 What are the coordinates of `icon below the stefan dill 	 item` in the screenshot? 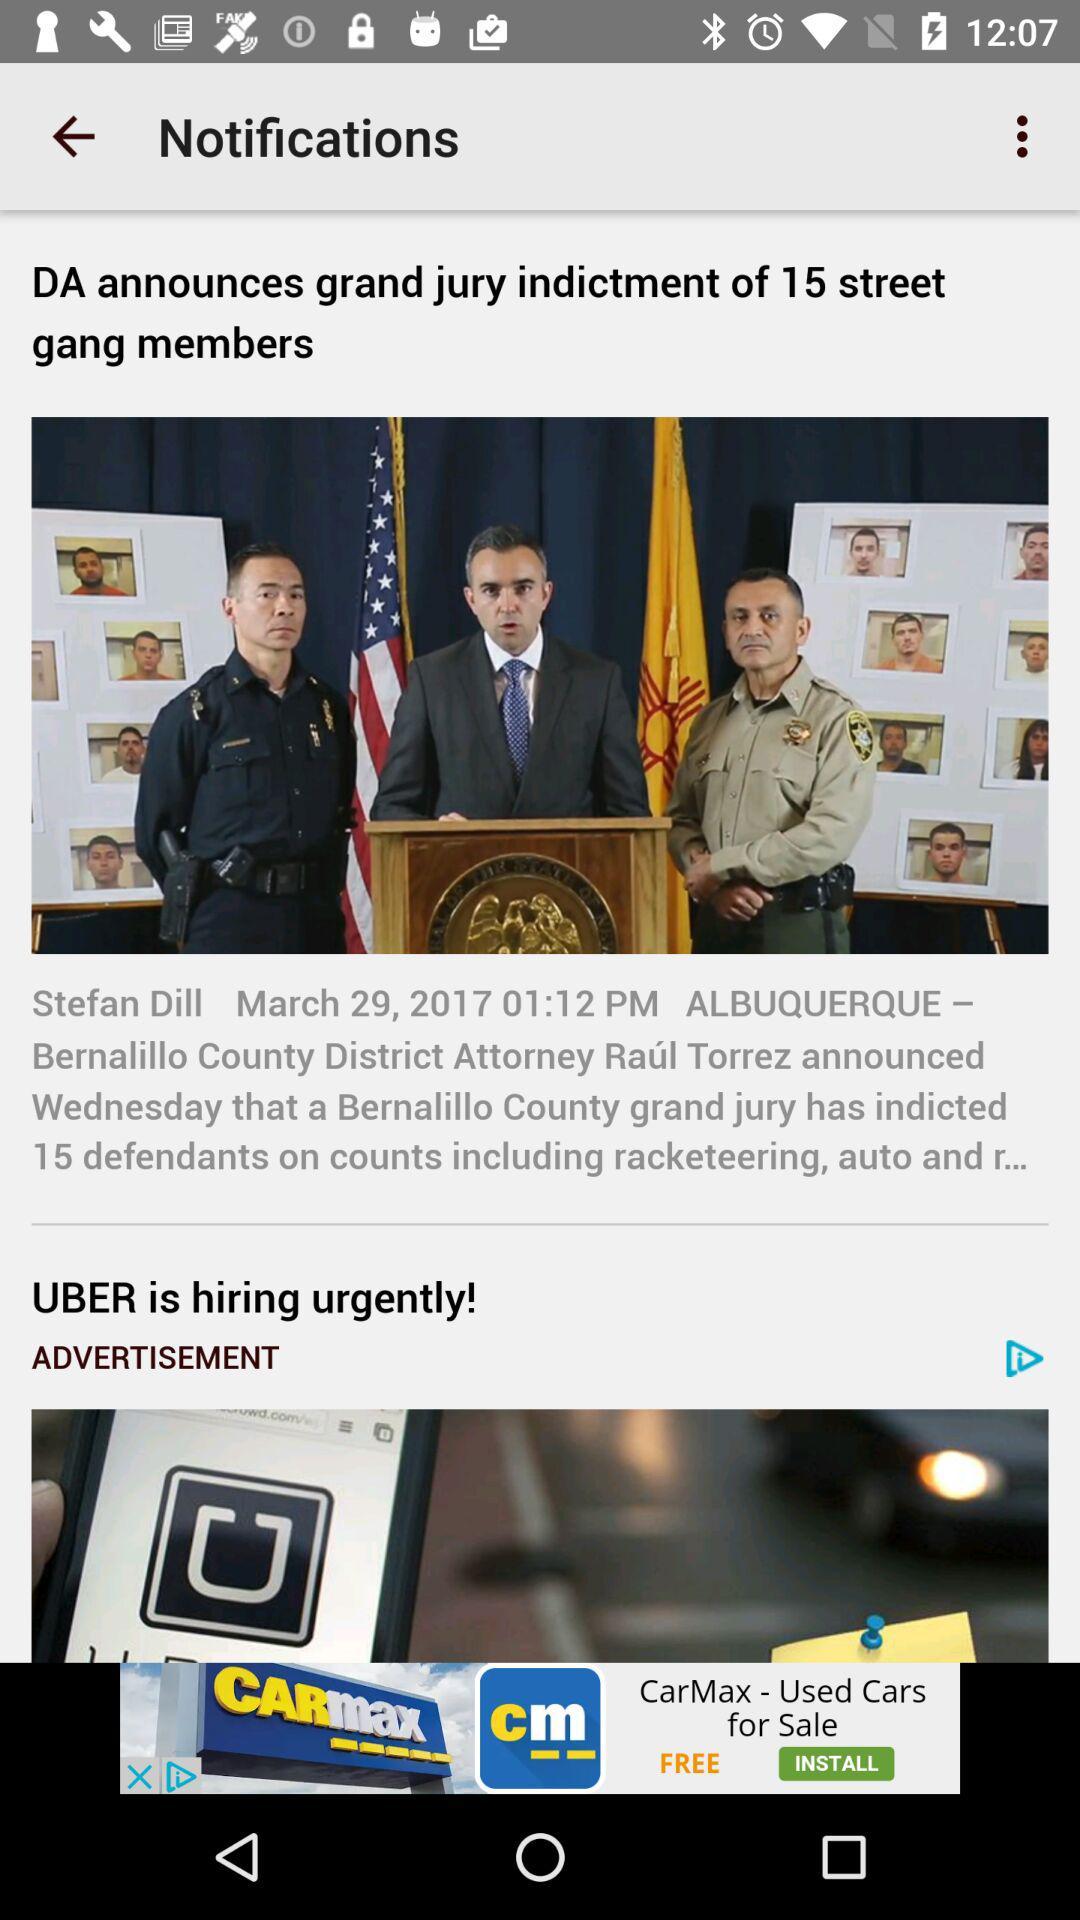 It's located at (540, 1296).